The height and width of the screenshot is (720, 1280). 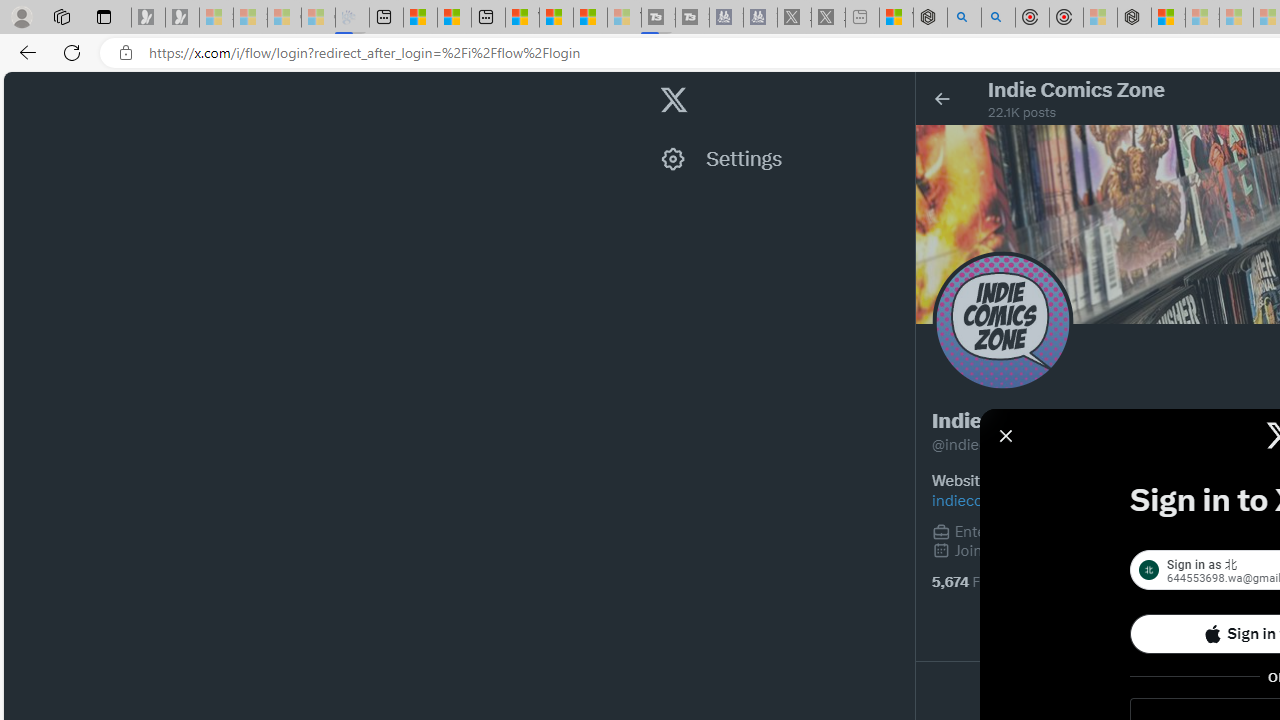 What do you see at coordinates (182, 17) in the screenshot?
I see `'Newsletter Sign Up - Sleeping'` at bounding box center [182, 17].